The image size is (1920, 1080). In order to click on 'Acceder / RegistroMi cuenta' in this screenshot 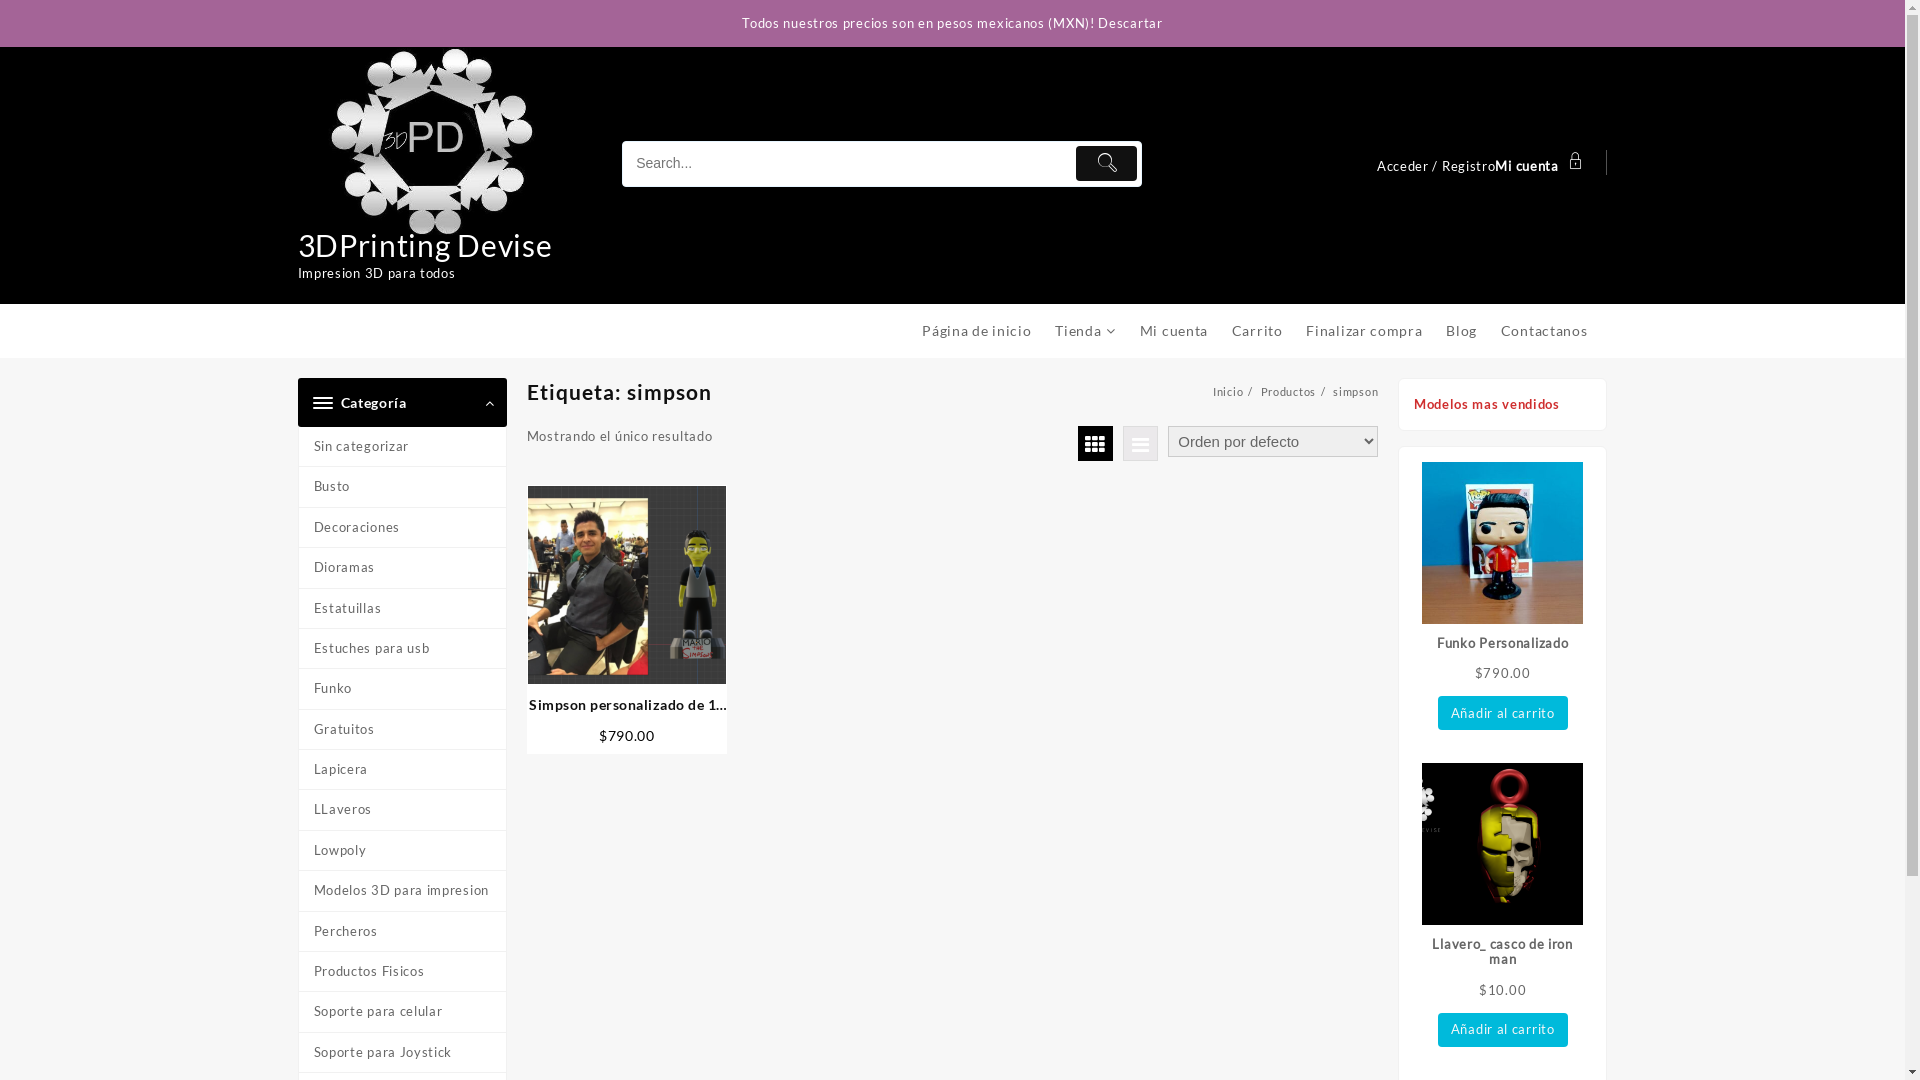, I will do `click(1482, 162)`.